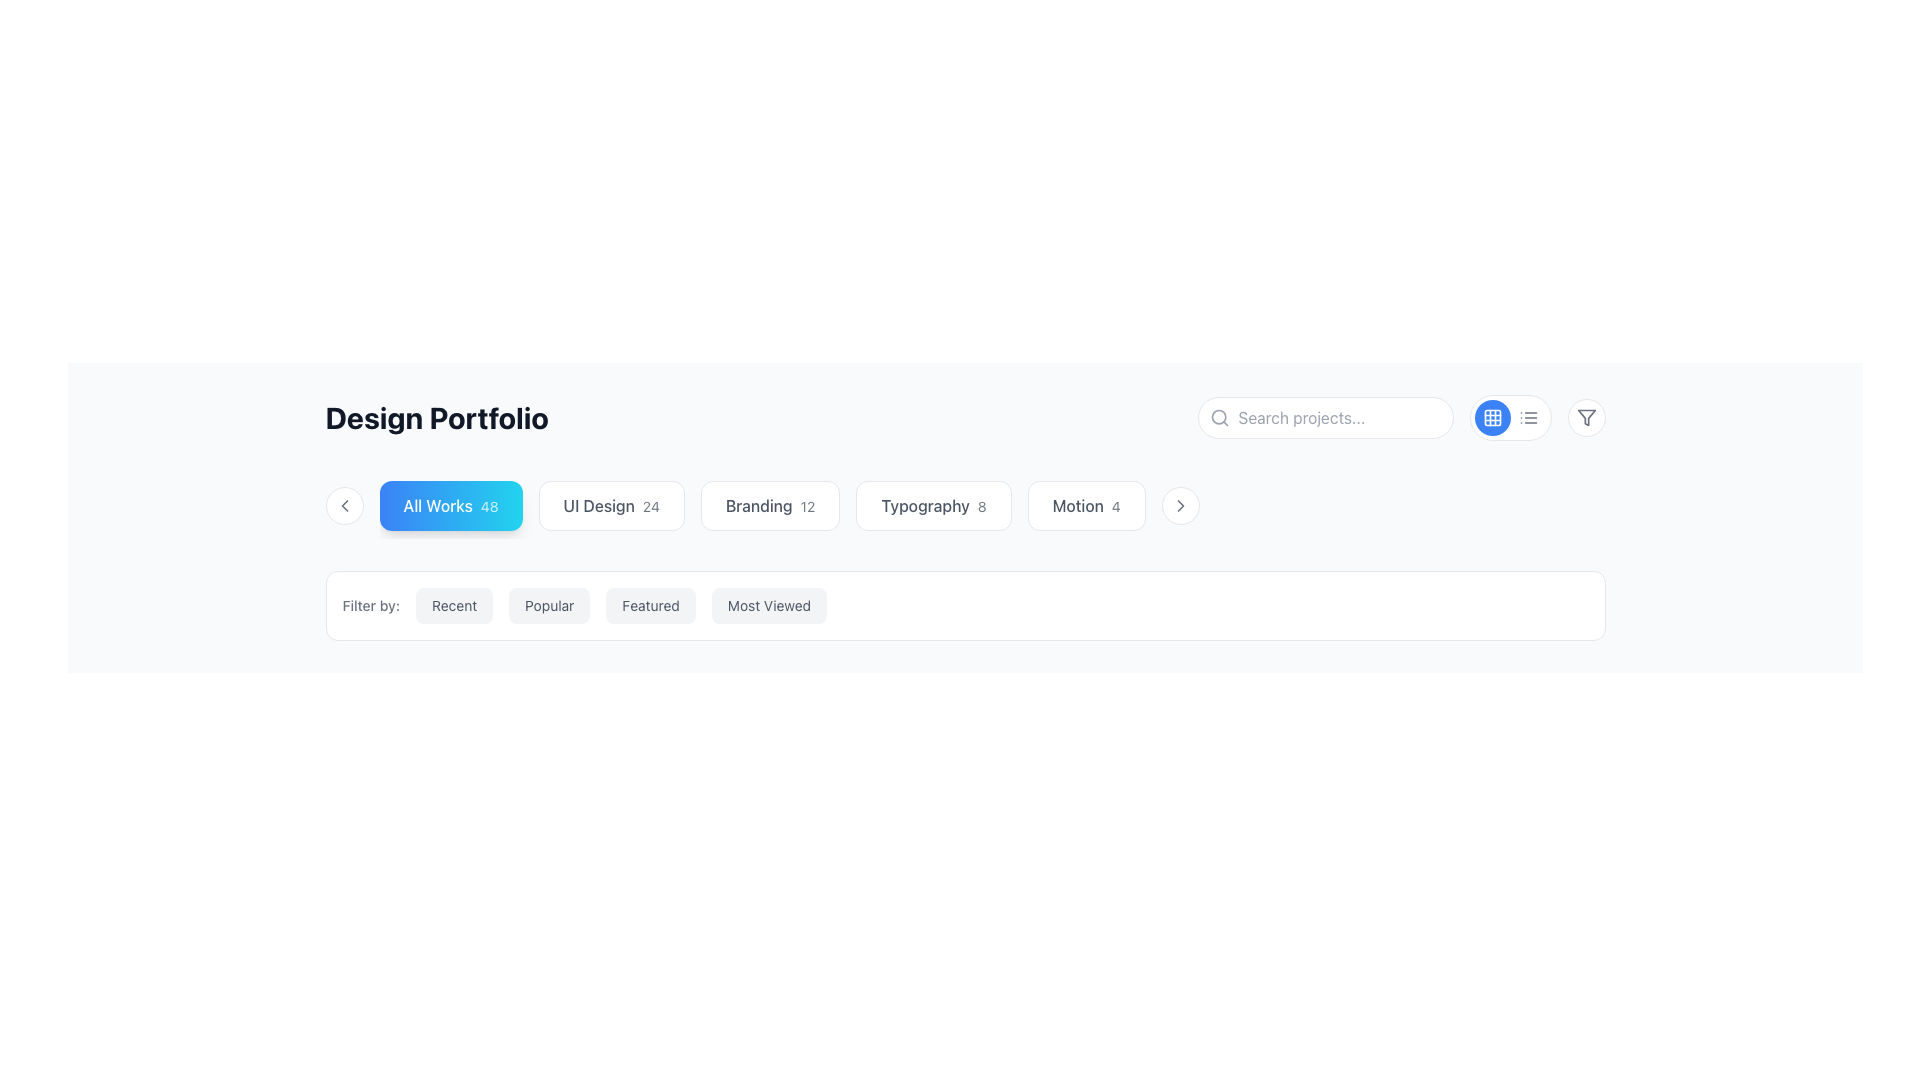 The height and width of the screenshot is (1080, 1920). What do you see at coordinates (344, 504) in the screenshot?
I see `the left-pointing chevron icon for backward navigation, positioned before the 'All Works' button` at bounding box center [344, 504].